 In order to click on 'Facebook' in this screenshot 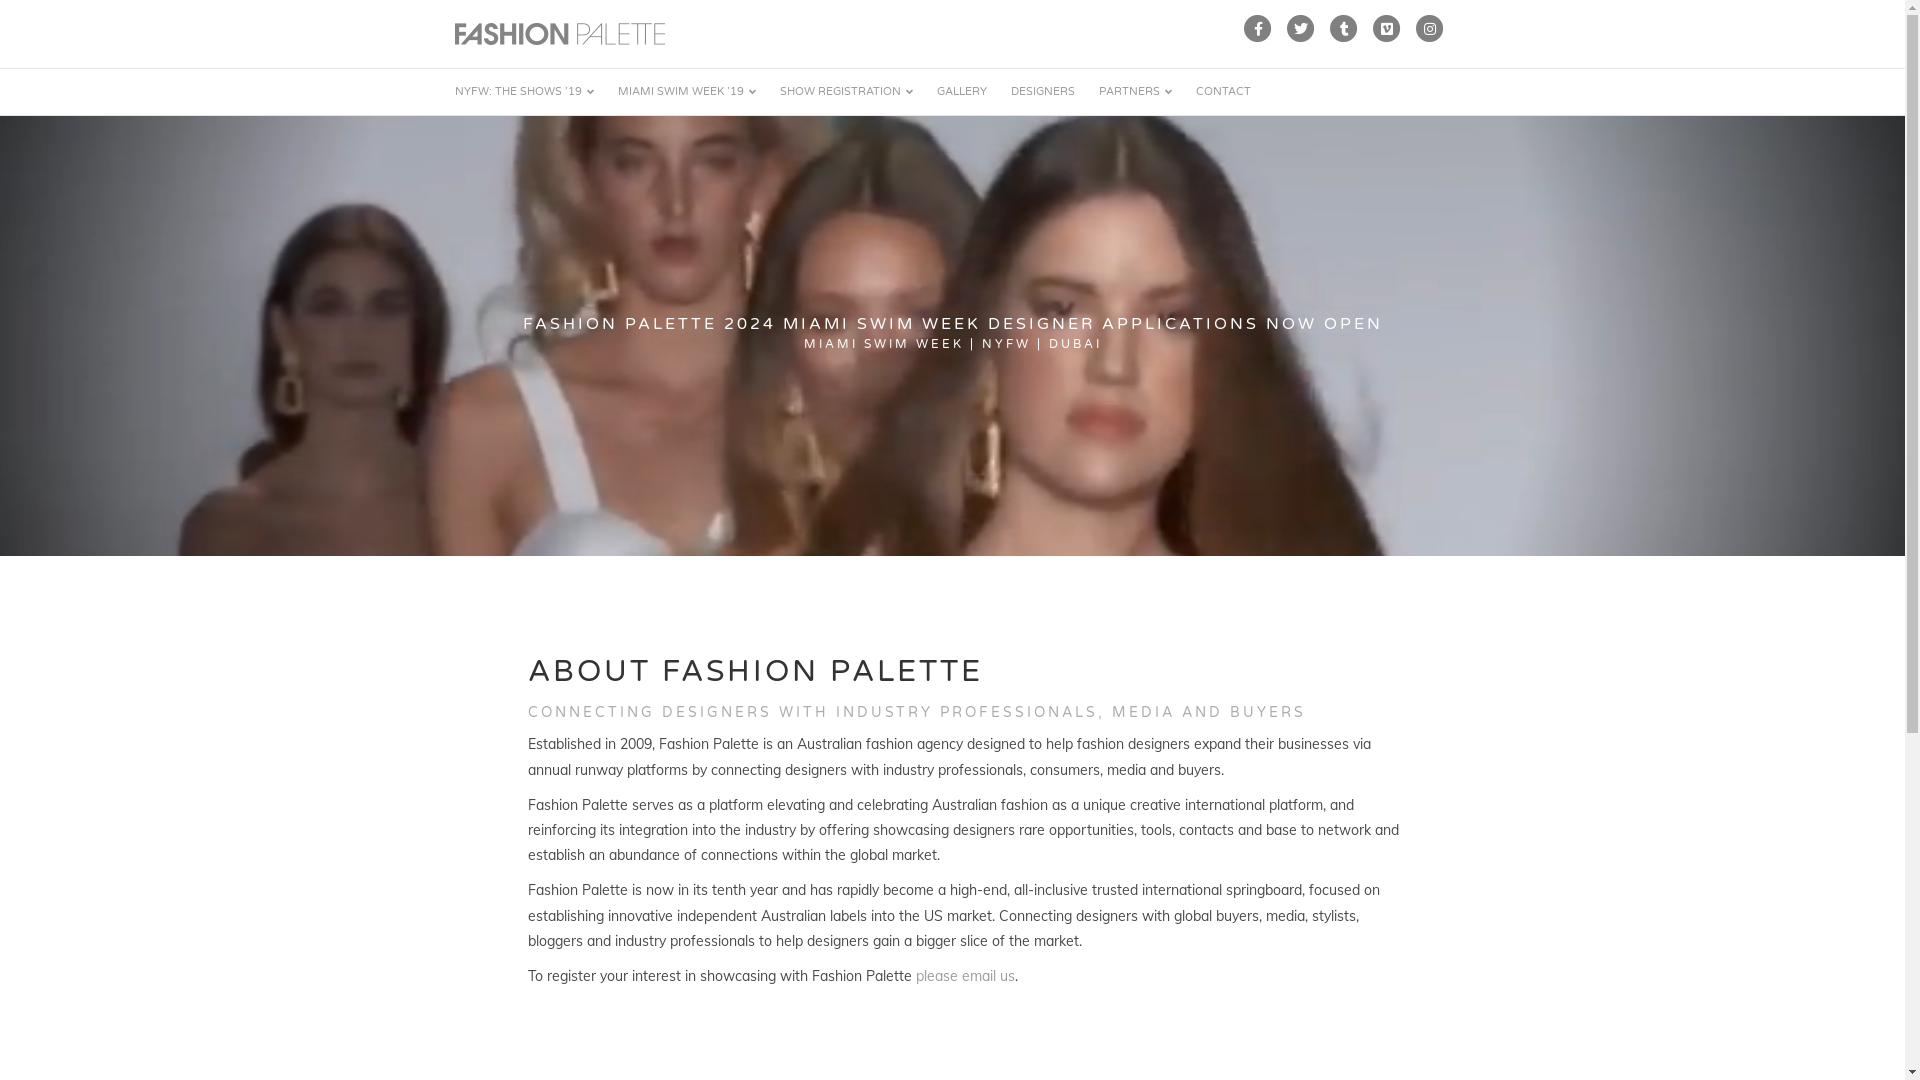, I will do `click(1256, 29)`.